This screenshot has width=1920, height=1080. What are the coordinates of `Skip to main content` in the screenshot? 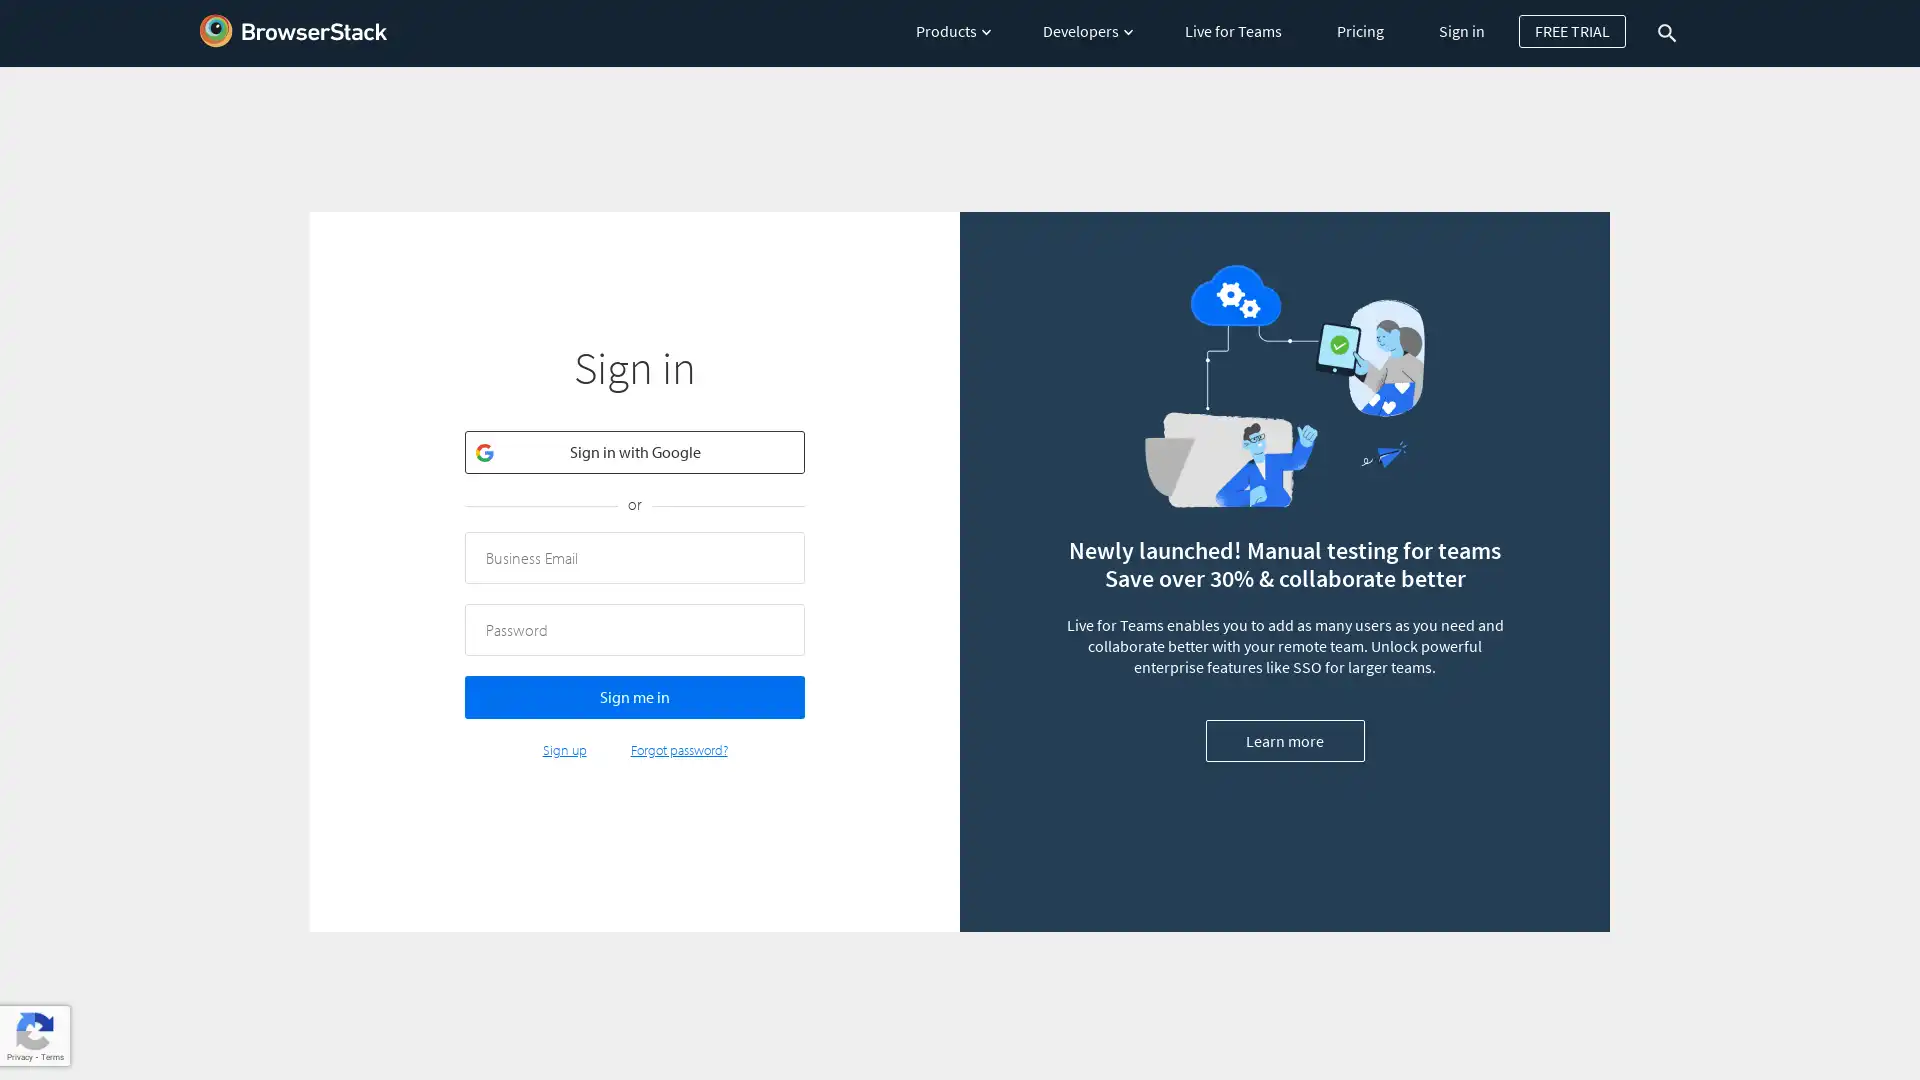 It's located at (3, 8).